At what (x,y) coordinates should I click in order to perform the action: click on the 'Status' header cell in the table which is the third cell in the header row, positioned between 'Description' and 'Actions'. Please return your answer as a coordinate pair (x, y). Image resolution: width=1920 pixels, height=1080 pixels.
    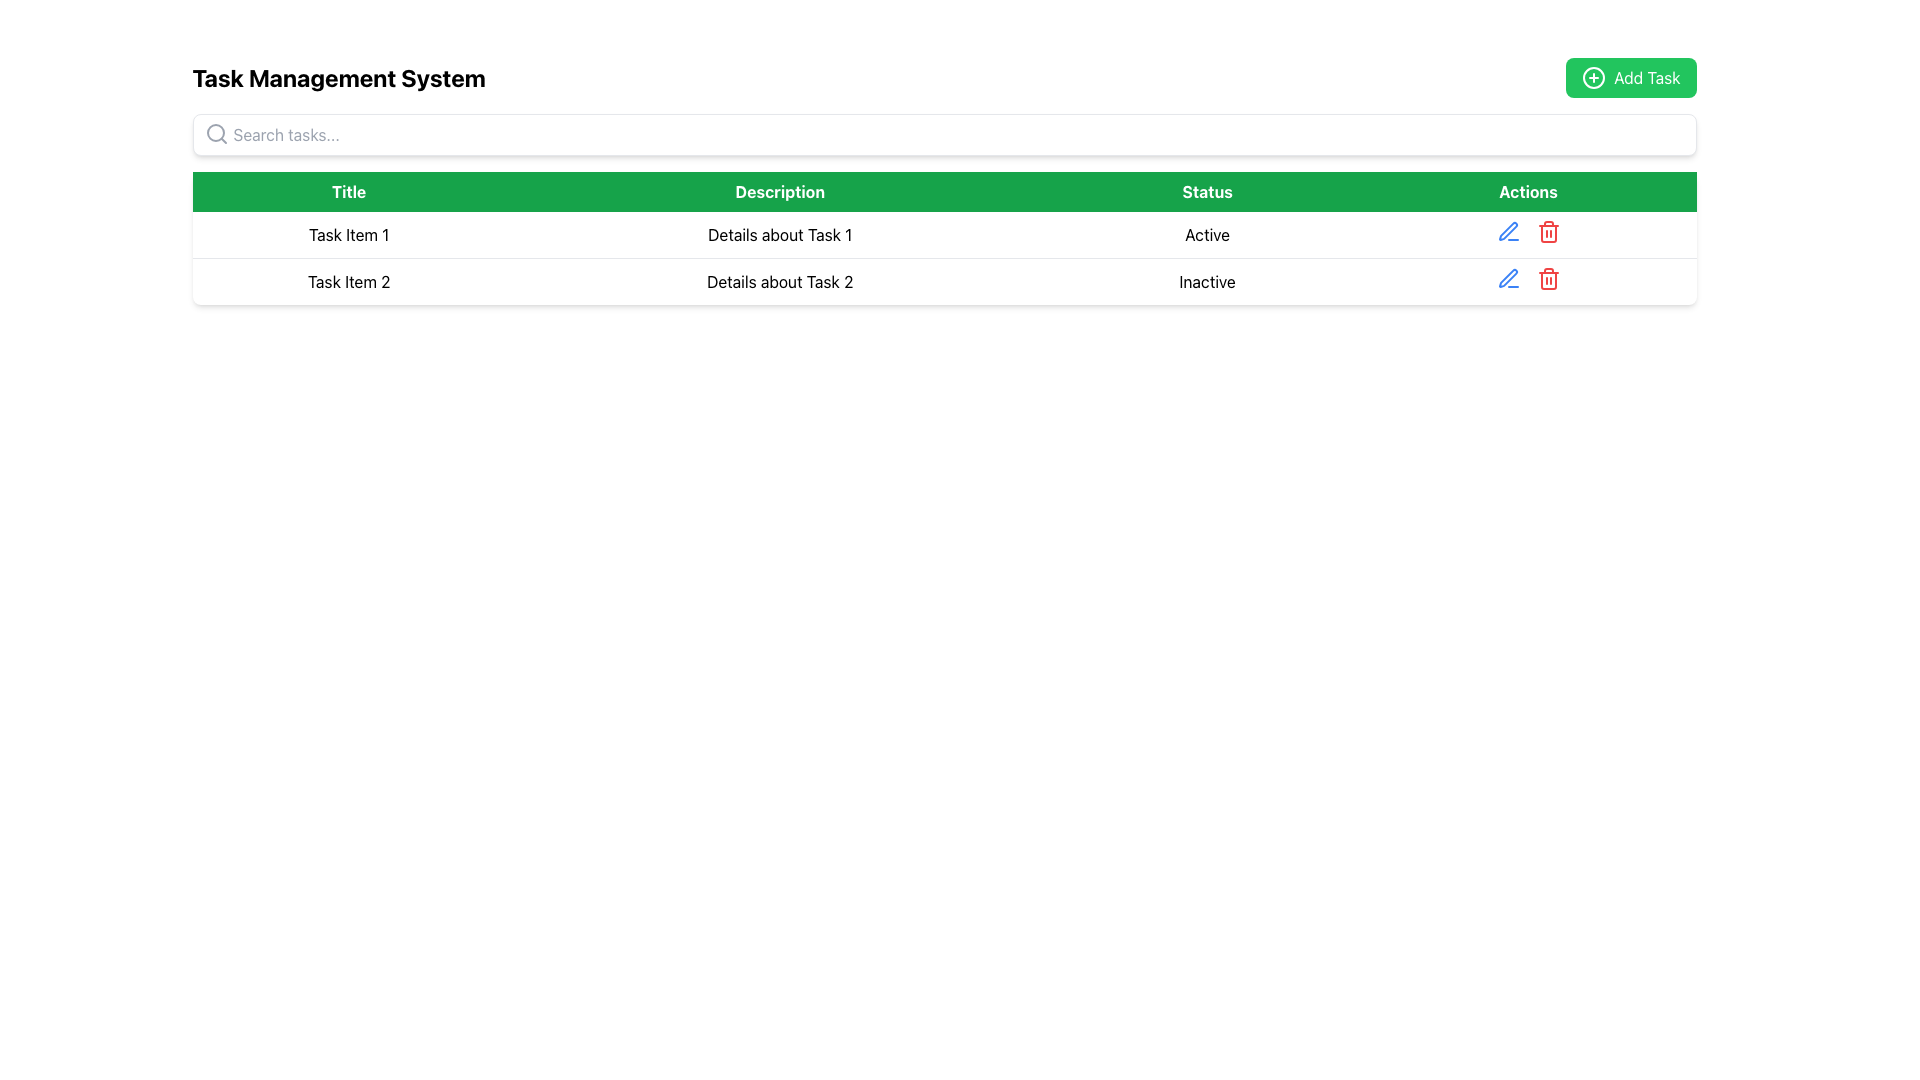
    Looking at the image, I should click on (1206, 192).